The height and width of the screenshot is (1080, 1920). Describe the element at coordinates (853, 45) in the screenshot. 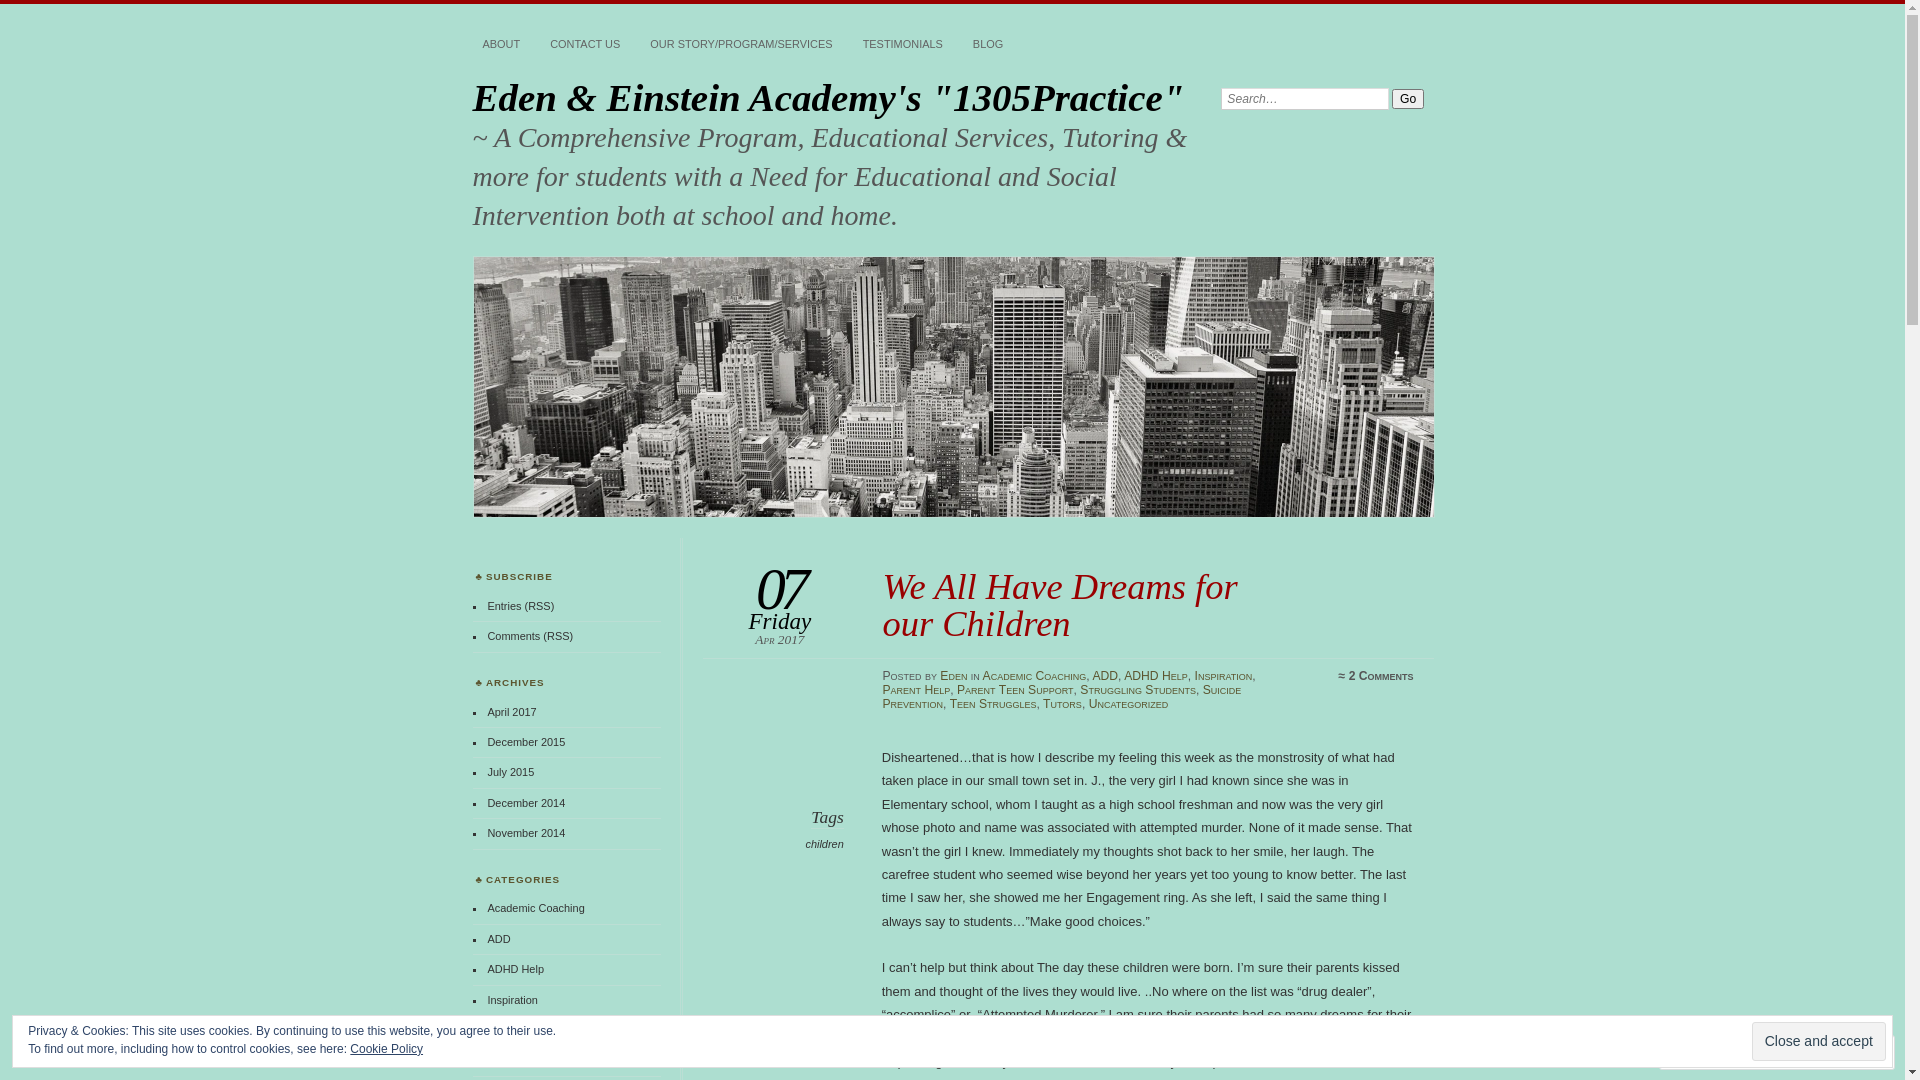

I see `'TESTIMONIALS'` at that location.